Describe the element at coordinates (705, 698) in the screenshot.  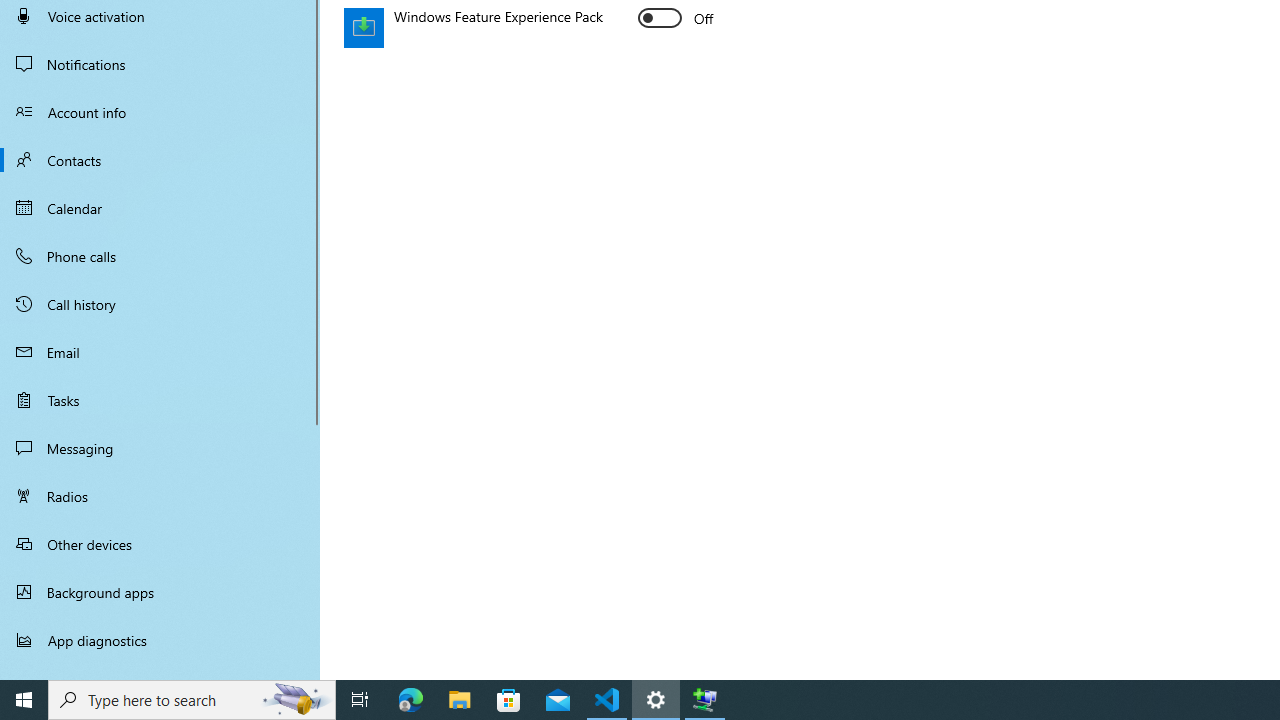
I see `'Extensible Wizards Host Process - 1 running window'` at that location.